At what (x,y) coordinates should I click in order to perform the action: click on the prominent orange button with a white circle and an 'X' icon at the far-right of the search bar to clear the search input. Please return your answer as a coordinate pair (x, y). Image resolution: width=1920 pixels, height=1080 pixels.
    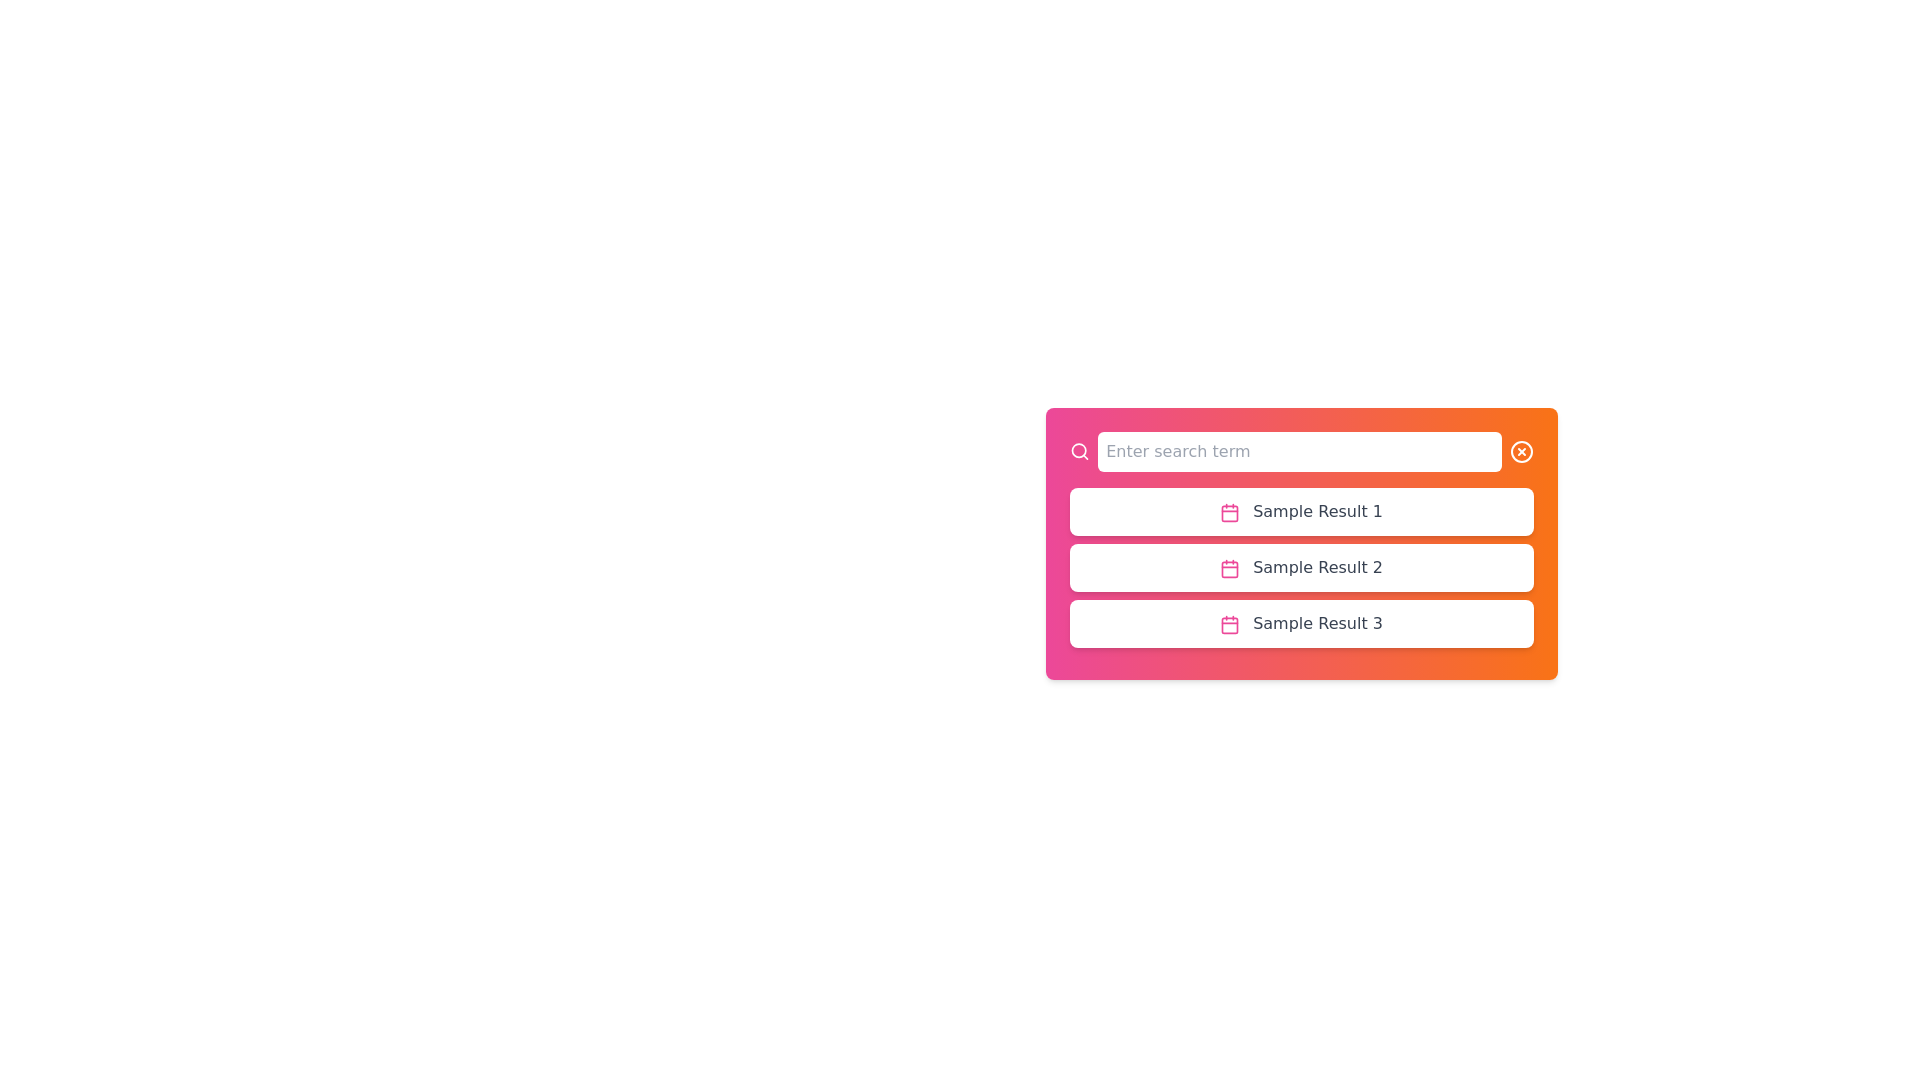
    Looking at the image, I should click on (1520, 451).